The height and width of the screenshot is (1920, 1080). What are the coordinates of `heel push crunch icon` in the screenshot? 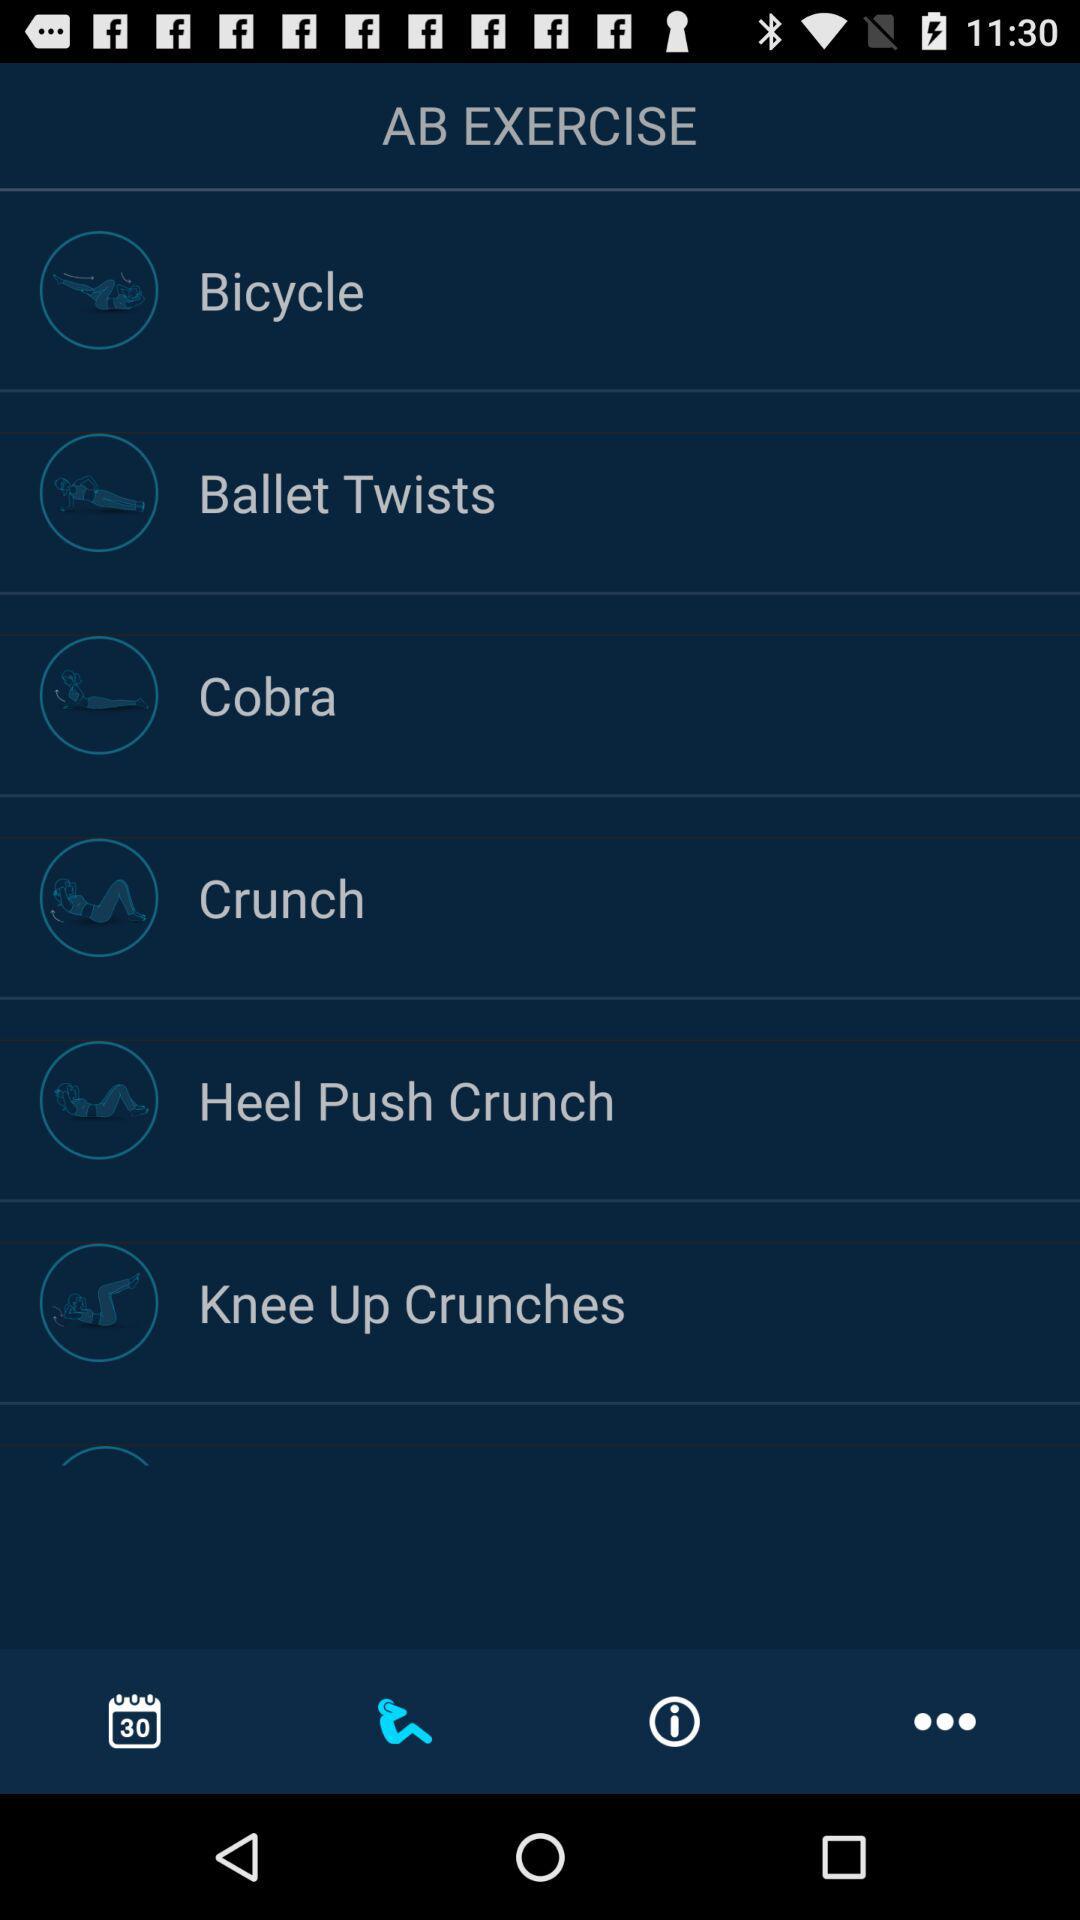 It's located at (639, 1098).